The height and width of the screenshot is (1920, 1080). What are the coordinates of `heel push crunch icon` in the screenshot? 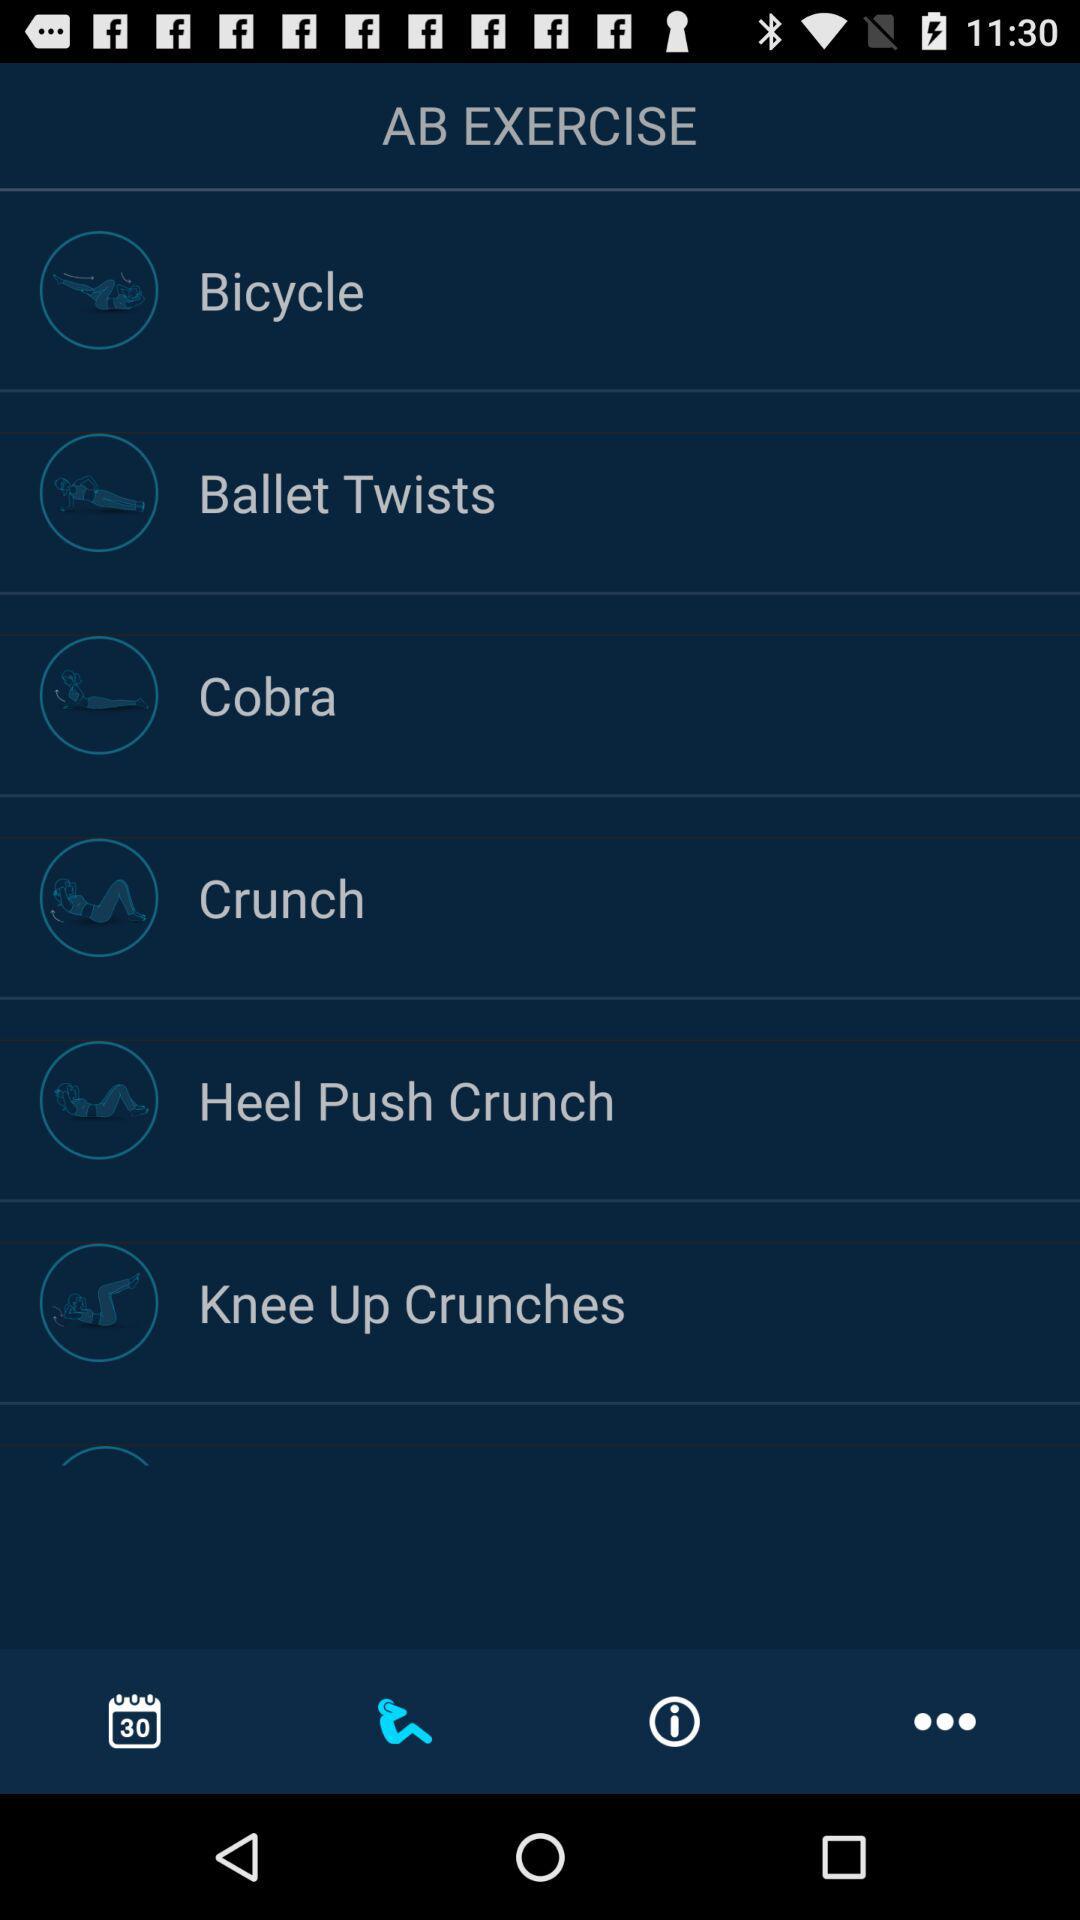 It's located at (639, 1098).